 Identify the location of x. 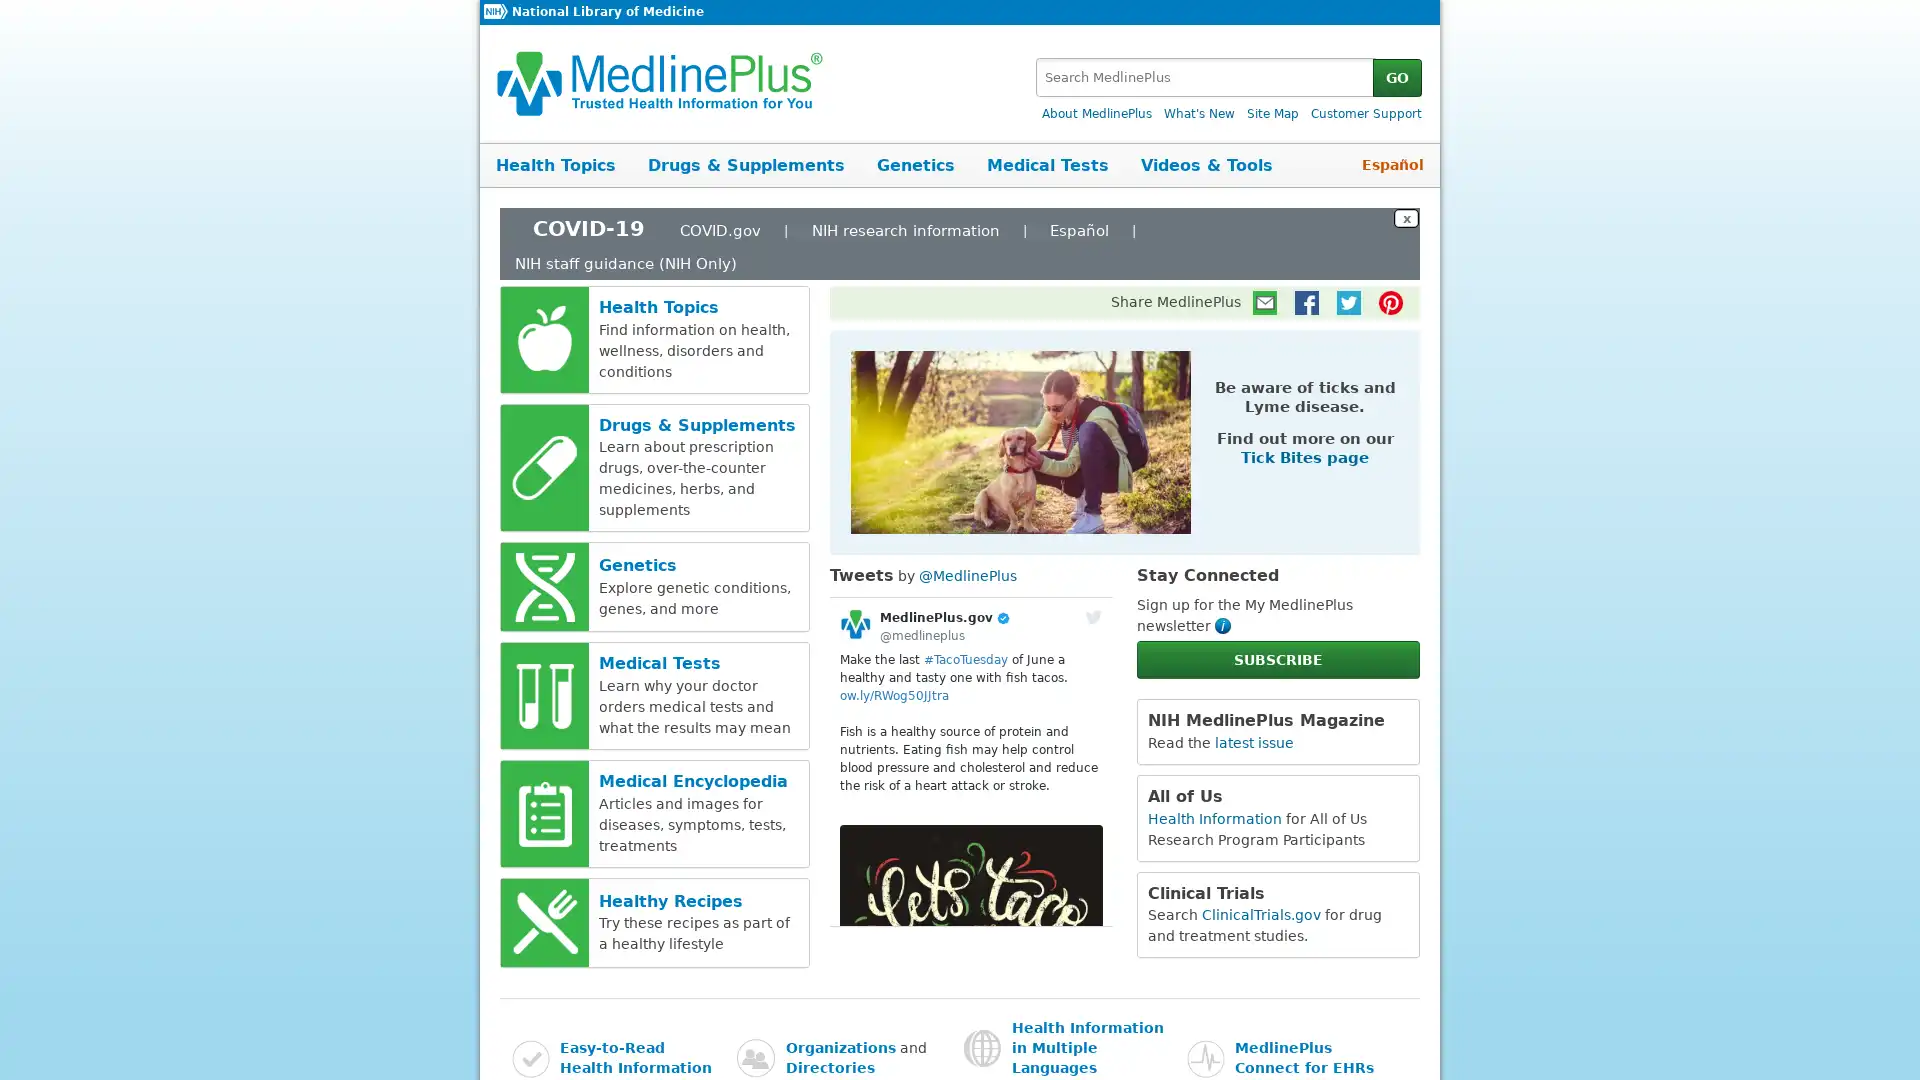
(1405, 217).